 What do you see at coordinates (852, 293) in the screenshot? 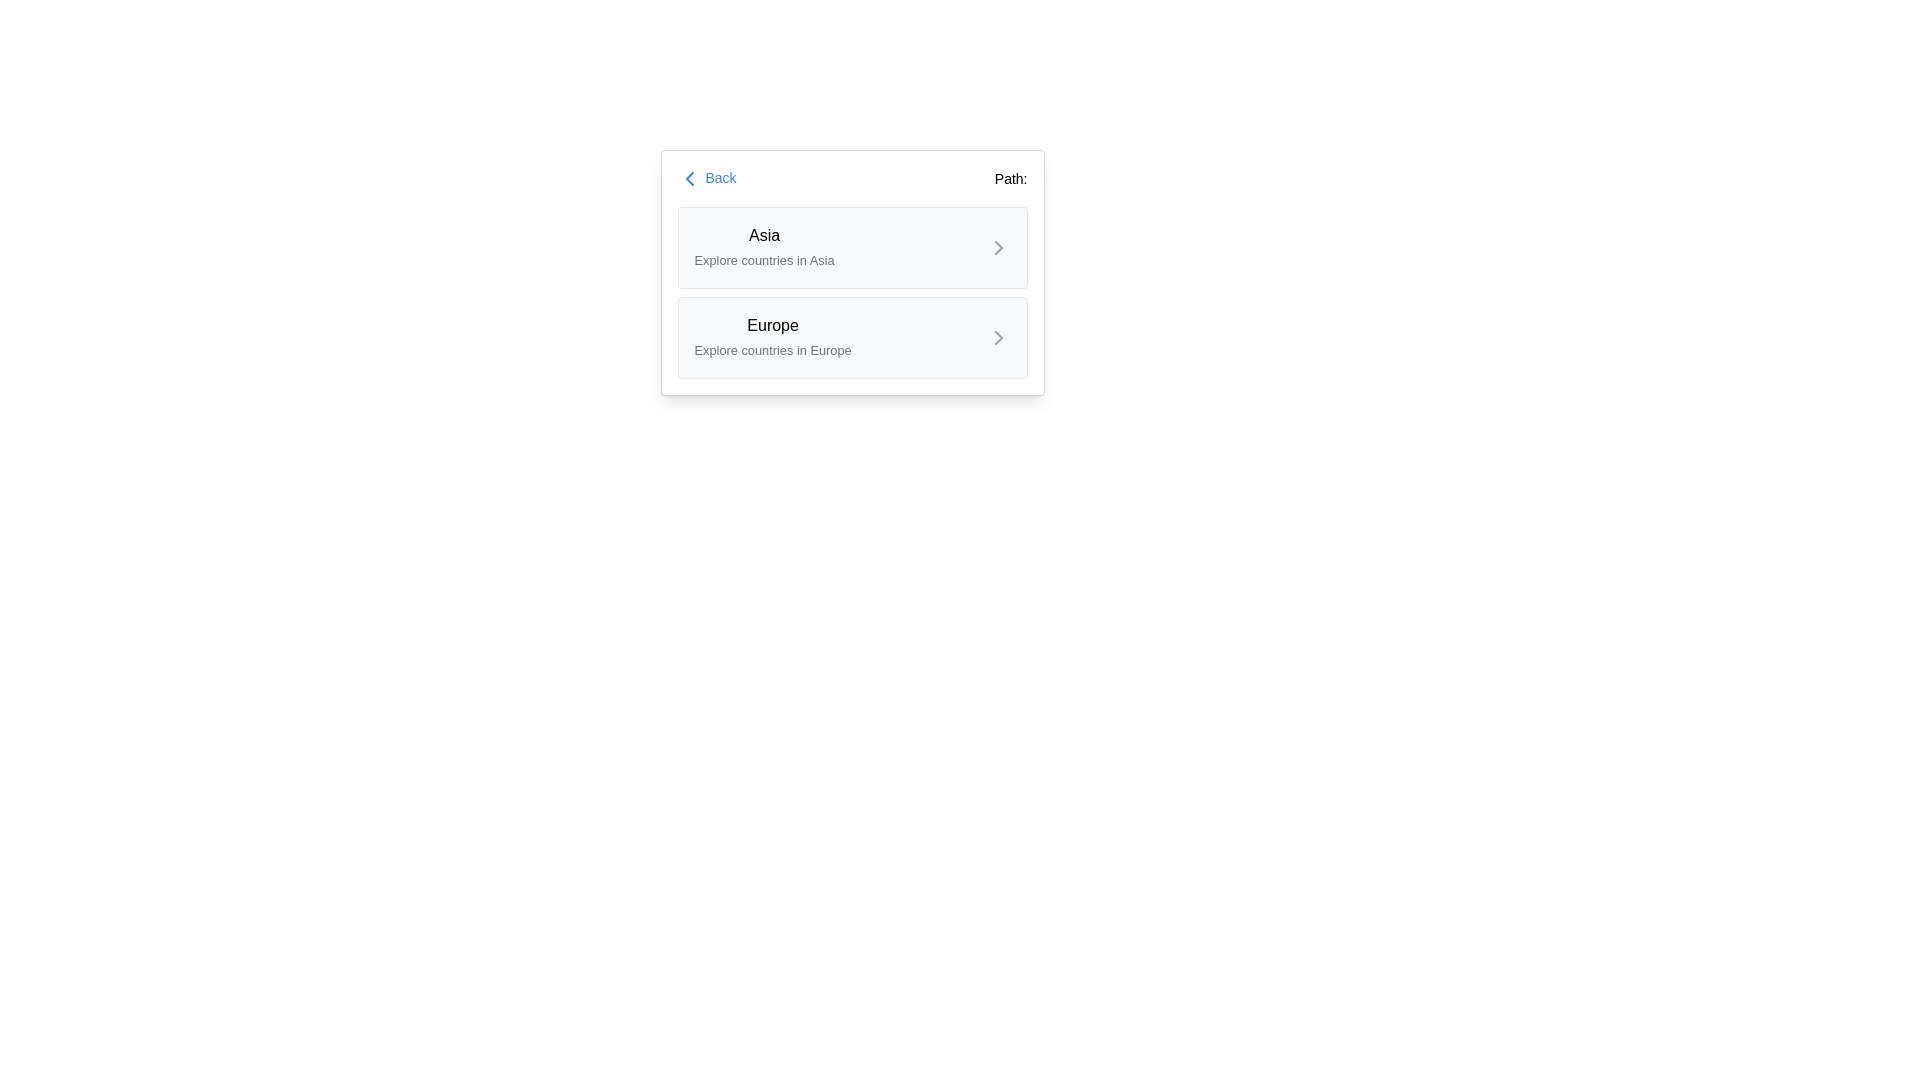
I see `the highlighted regions within the interactive subsections of the central navigational menu that allows access to 'Asia' and 'Europe'` at bounding box center [852, 293].